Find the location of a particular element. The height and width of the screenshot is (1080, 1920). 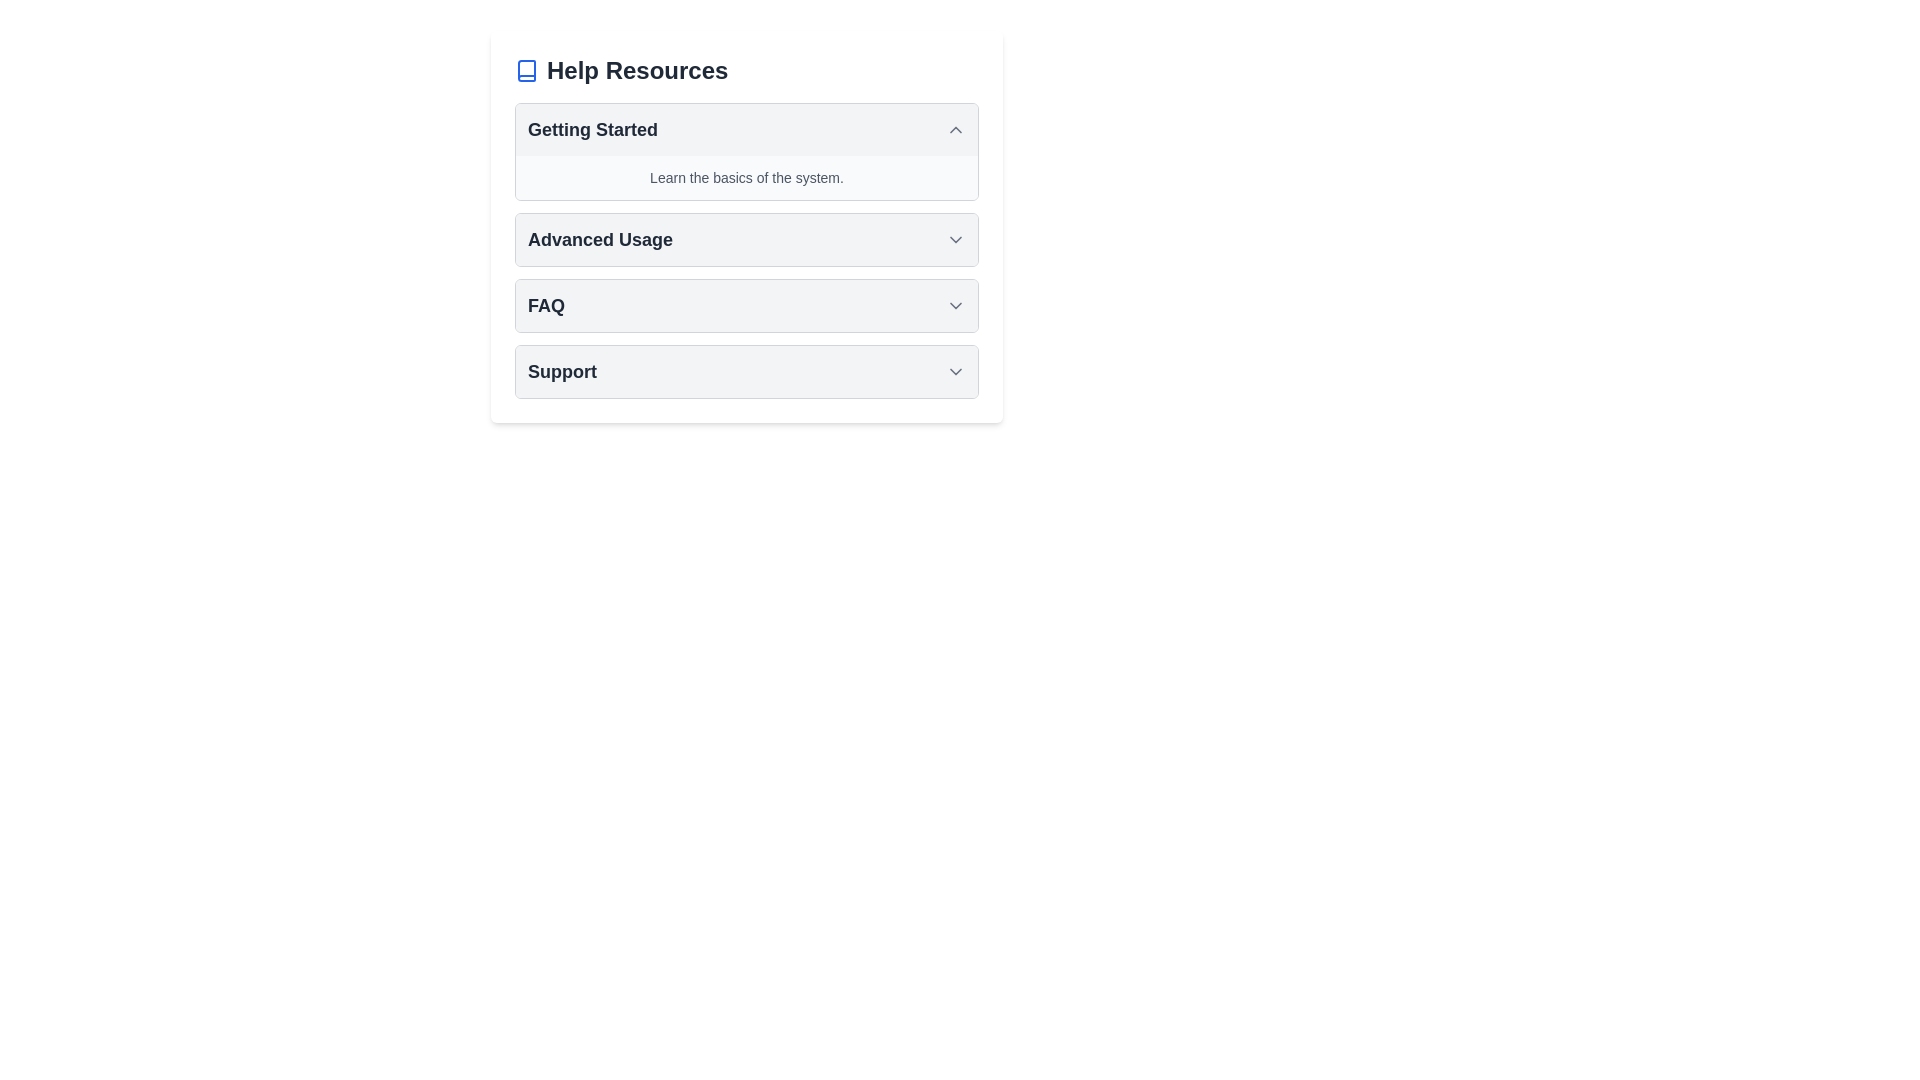

the blue book icon located to the left of the 'Help Resources' text for information is located at coordinates (527, 69).